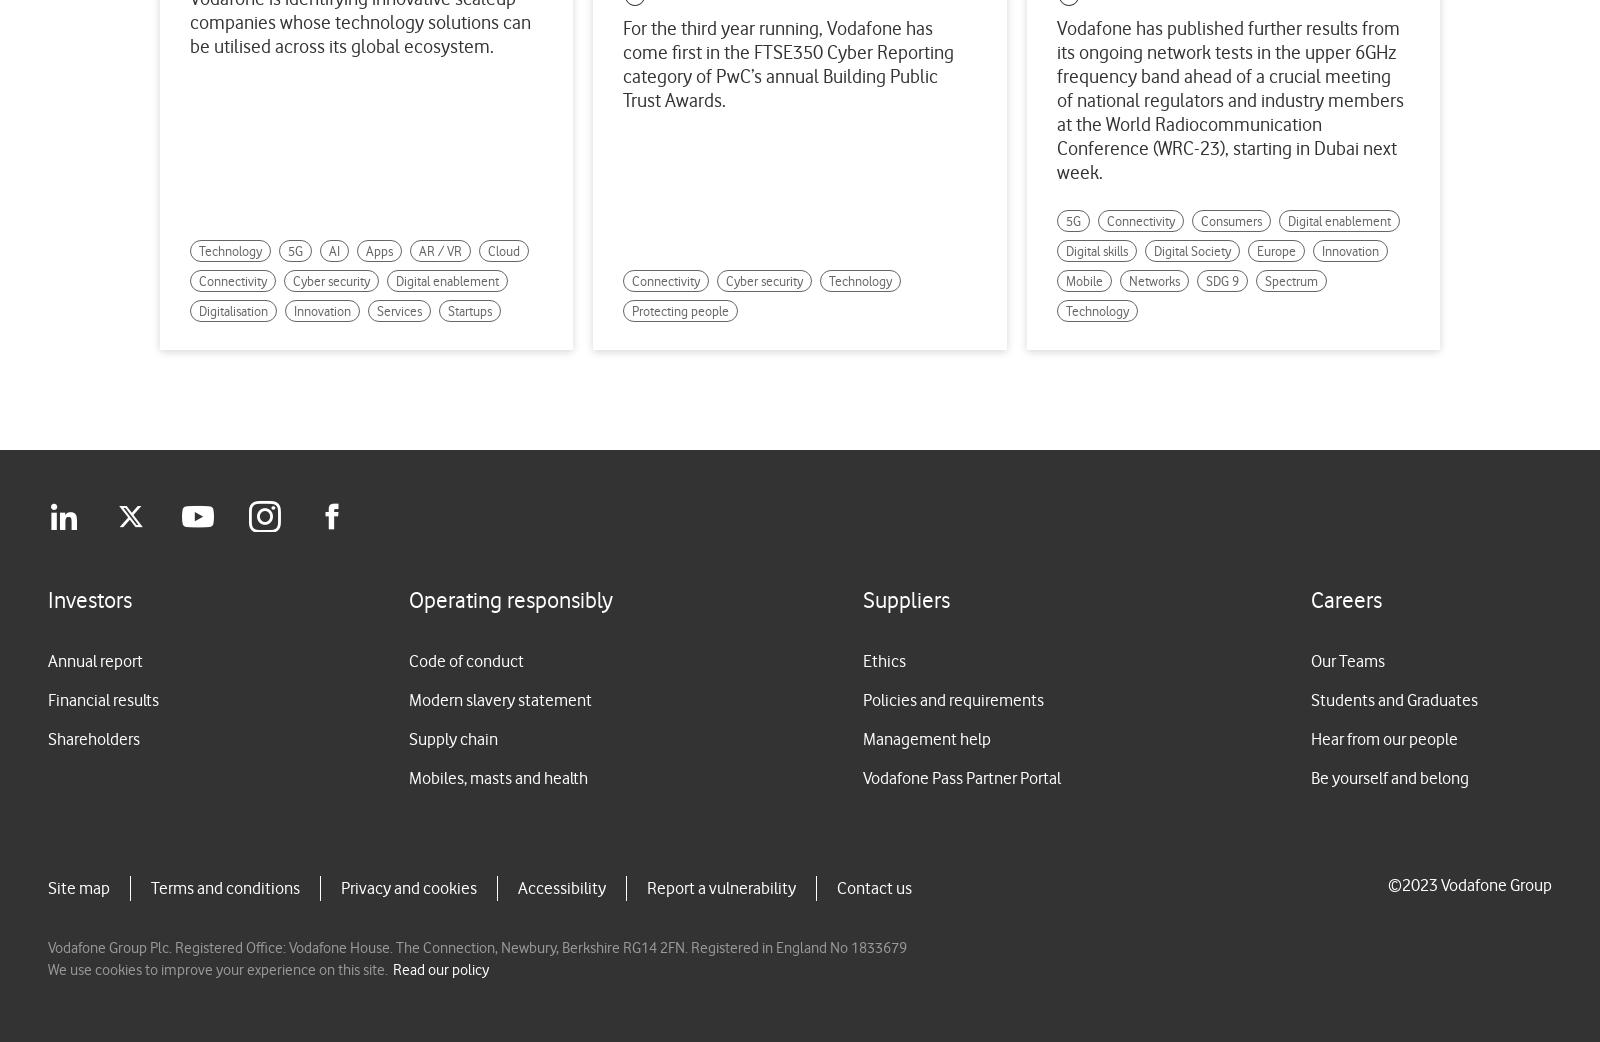  What do you see at coordinates (873, 886) in the screenshot?
I see `'Contact us'` at bounding box center [873, 886].